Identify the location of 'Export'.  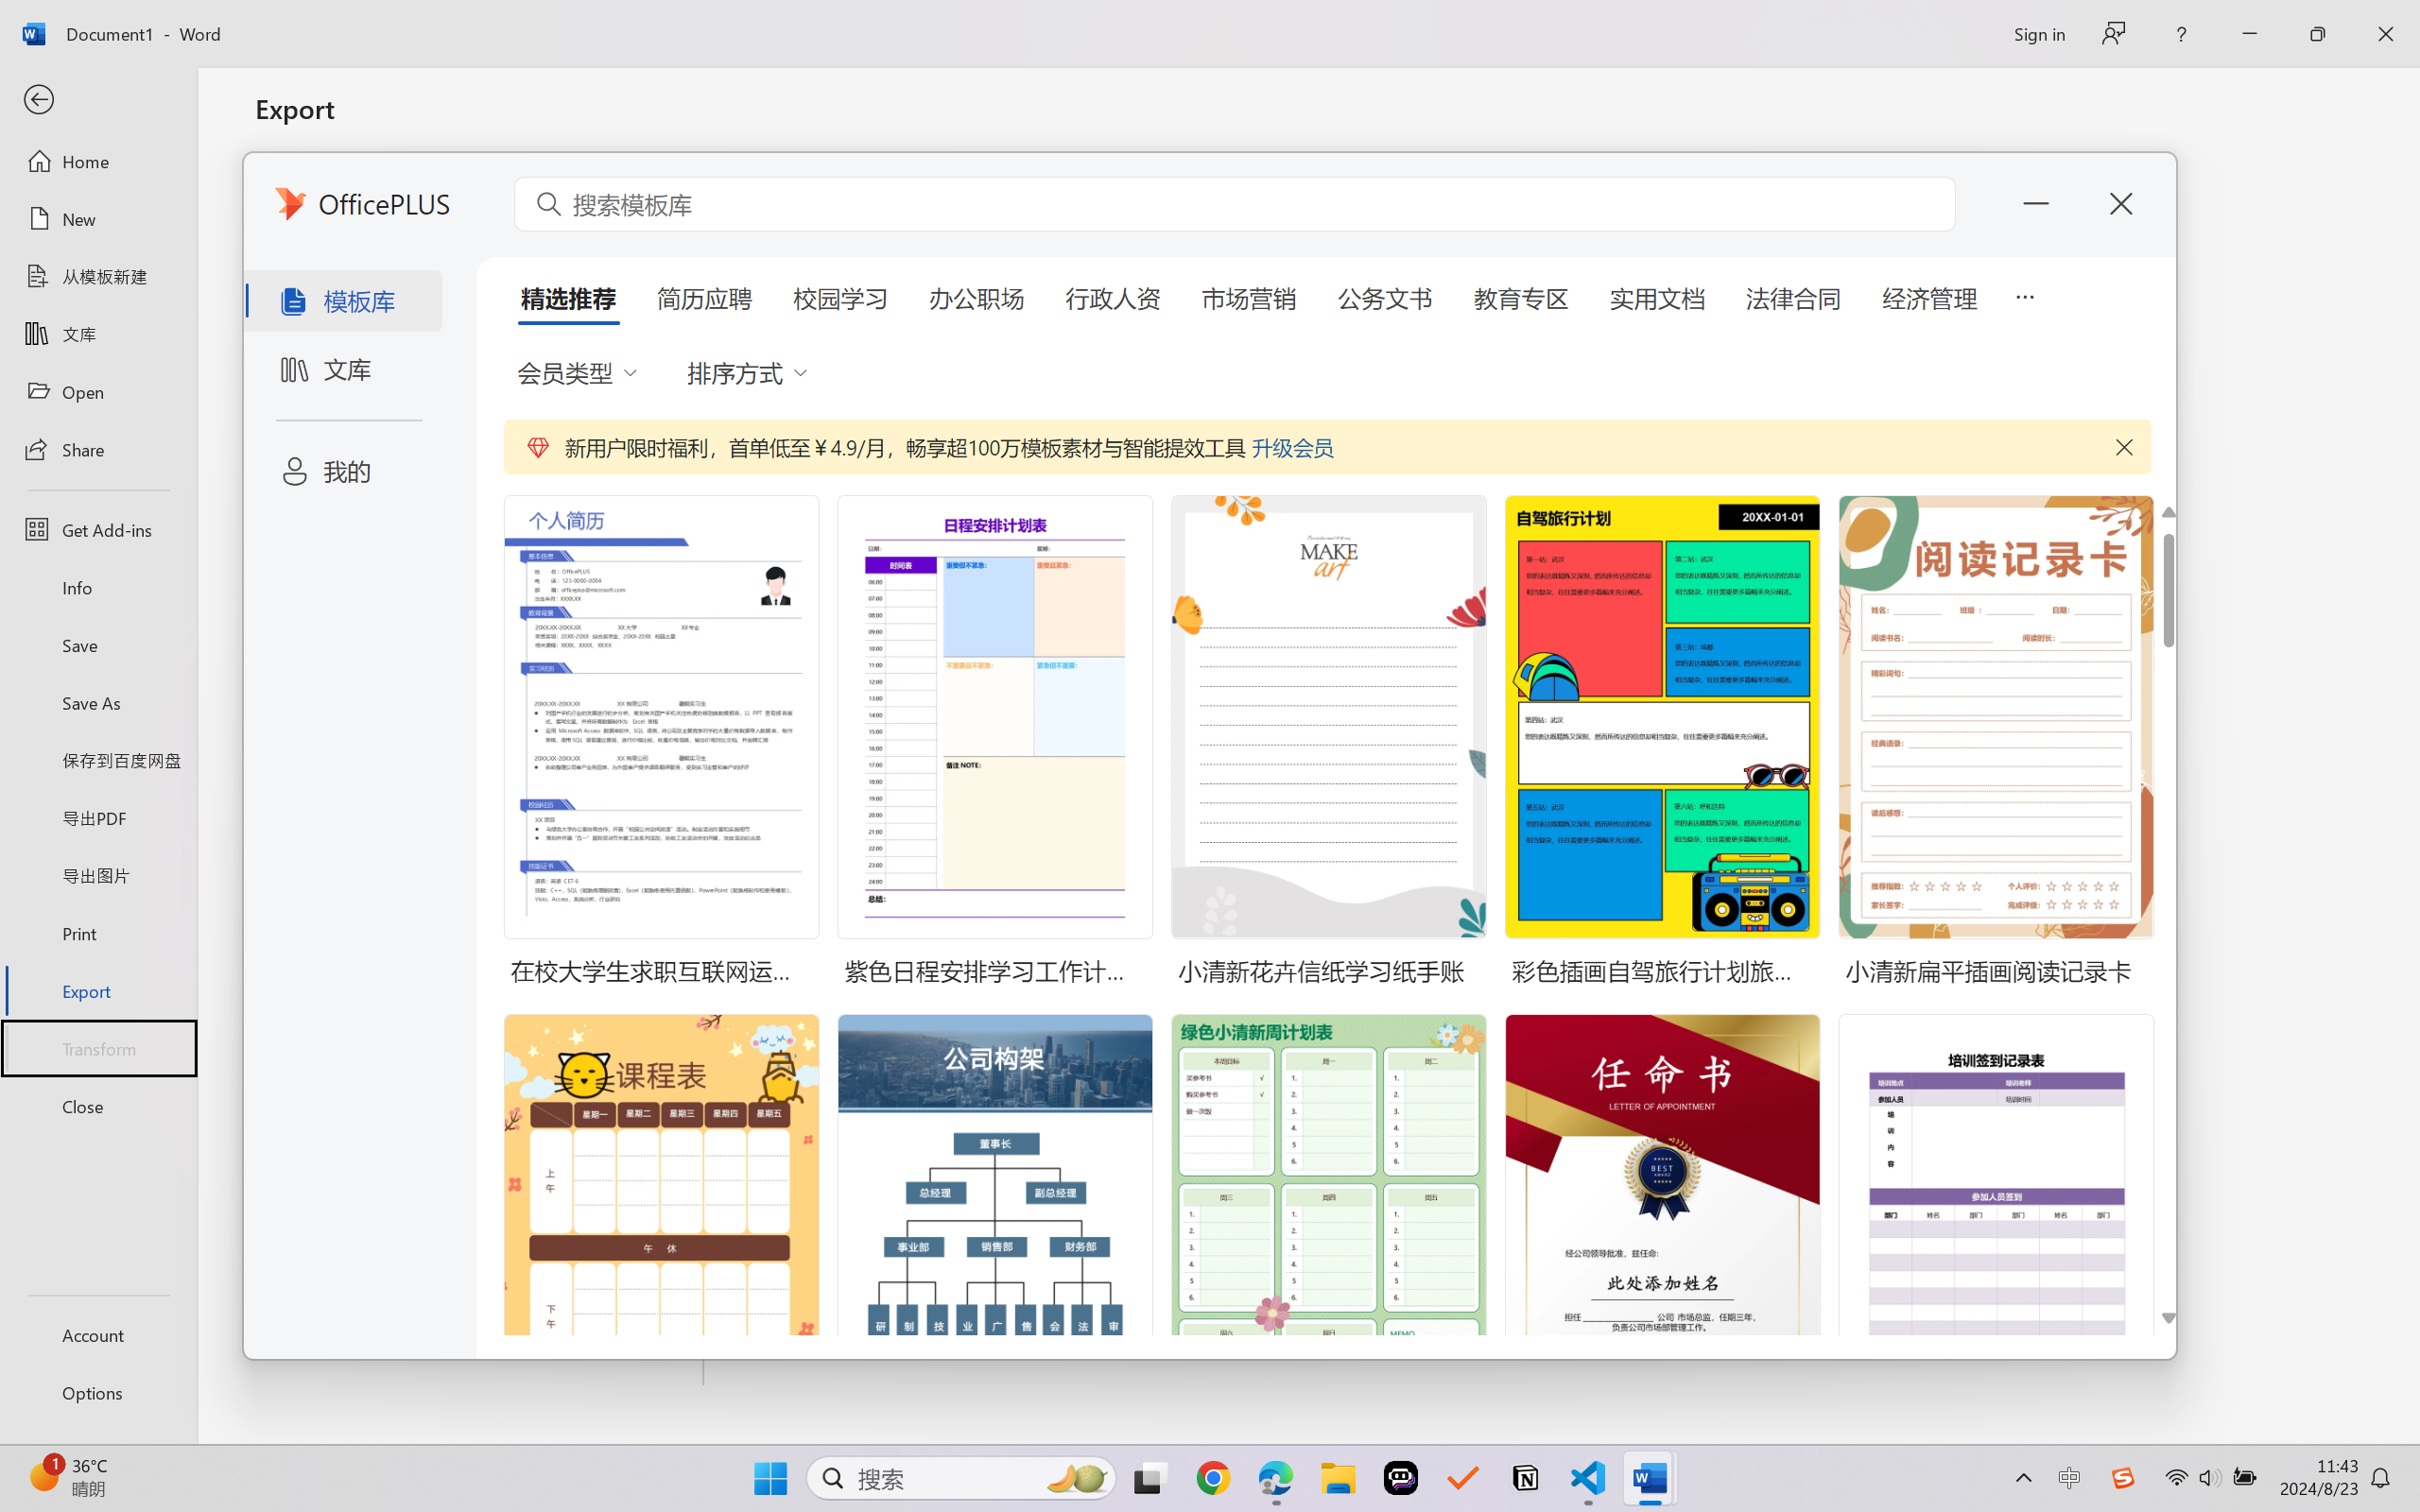
(97, 989).